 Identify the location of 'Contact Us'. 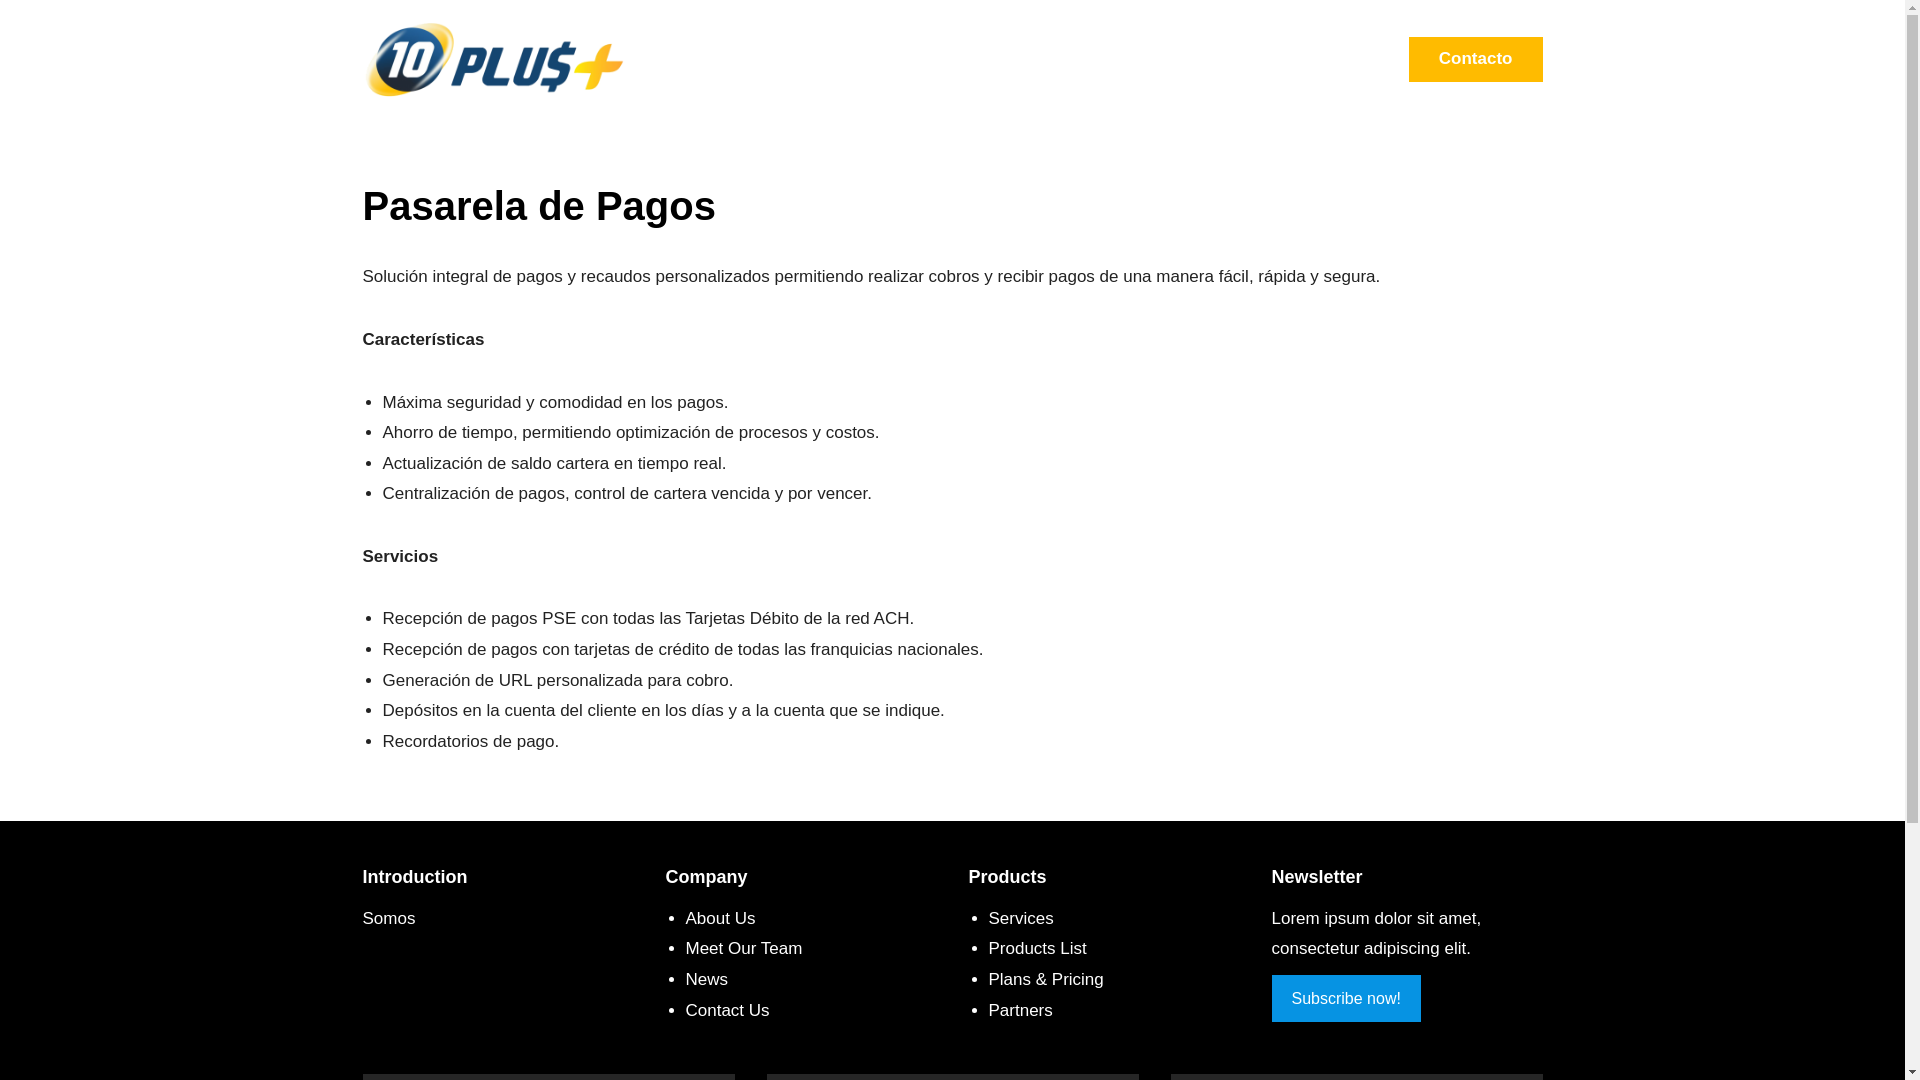
(727, 1010).